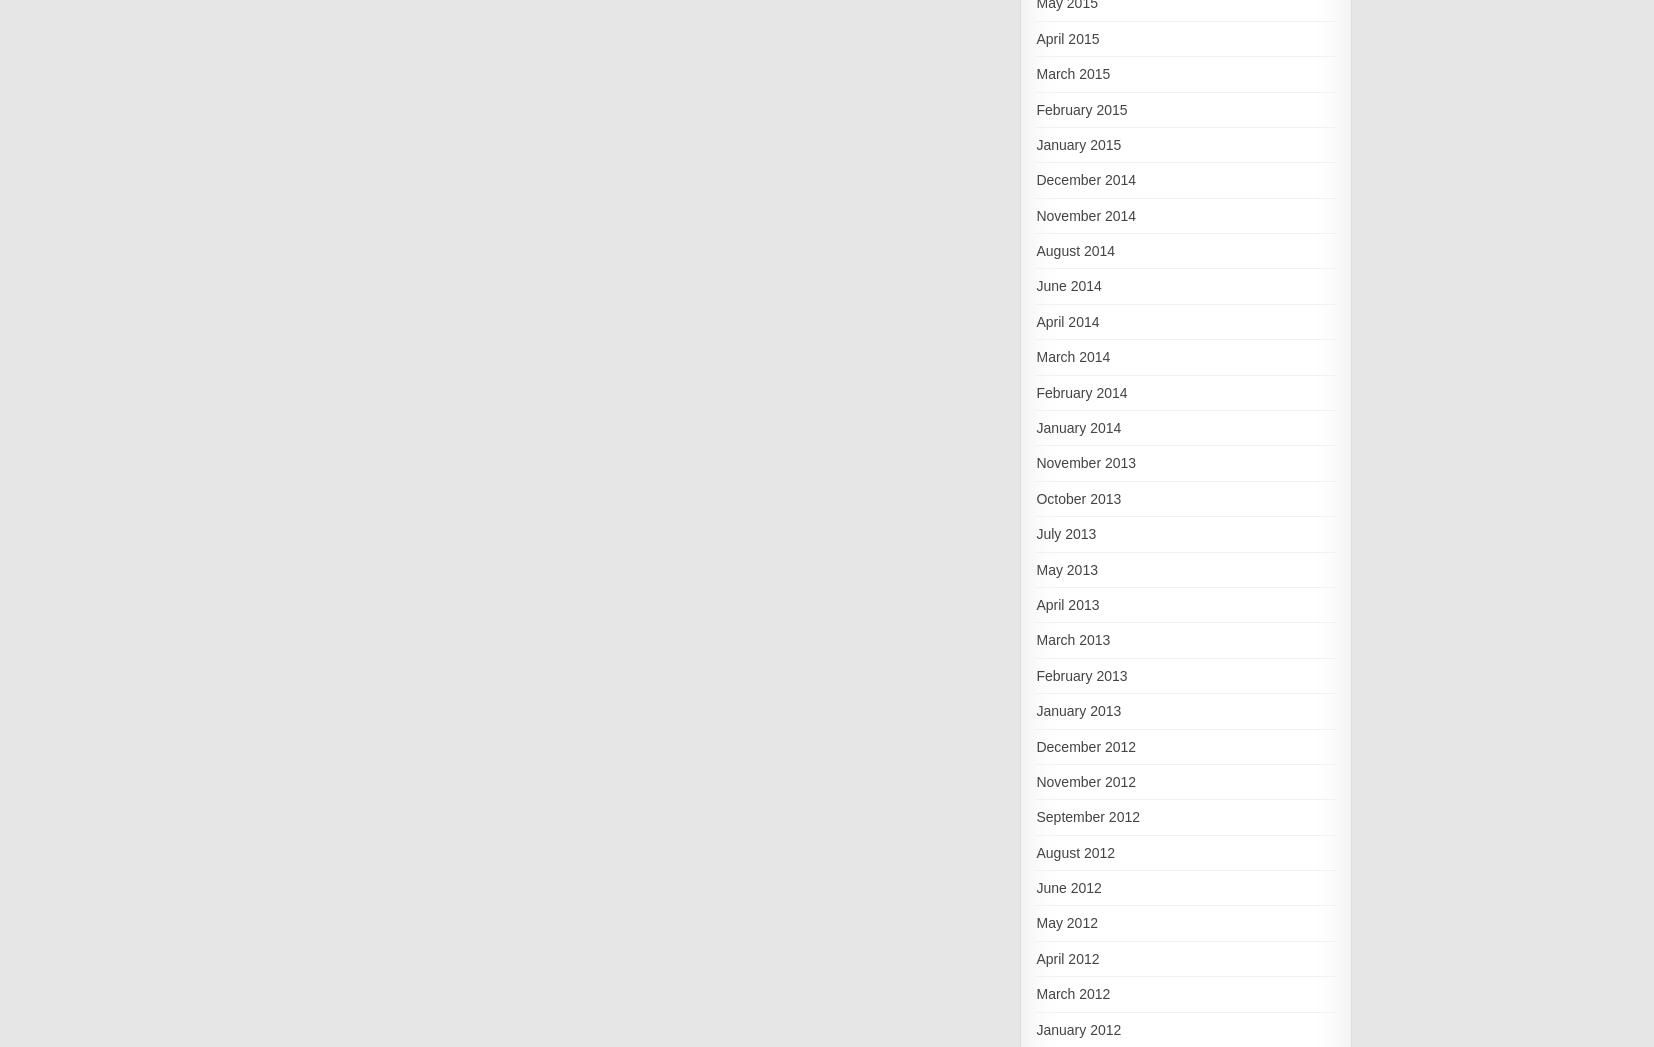 The width and height of the screenshot is (1654, 1047). Describe the element at coordinates (1066, 320) in the screenshot. I see `'April 2014'` at that location.